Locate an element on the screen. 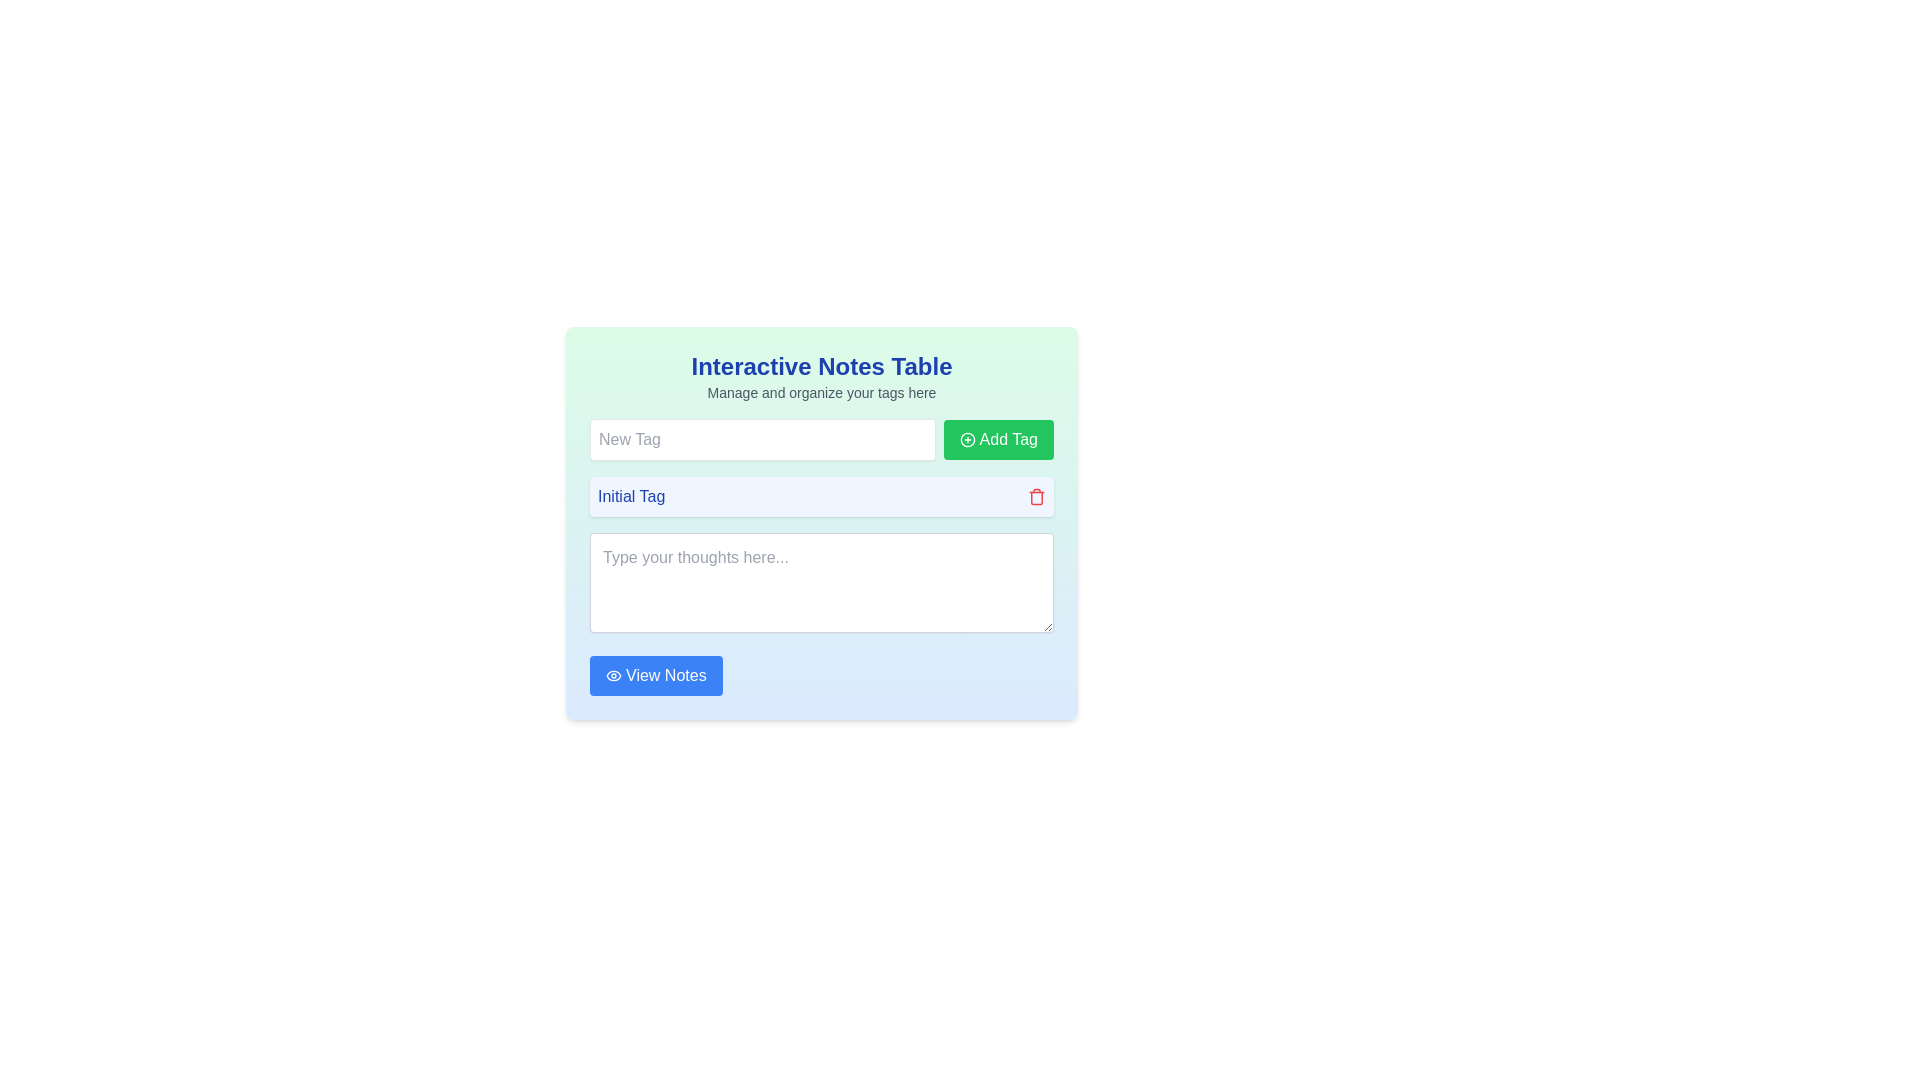 The height and width of the screenshot is (1080, 1920). the 'View Notes' button which contains an eye-shaped icon for visibility, located to the left of the text label 'View Notes' is located at coordinates (613, 675).